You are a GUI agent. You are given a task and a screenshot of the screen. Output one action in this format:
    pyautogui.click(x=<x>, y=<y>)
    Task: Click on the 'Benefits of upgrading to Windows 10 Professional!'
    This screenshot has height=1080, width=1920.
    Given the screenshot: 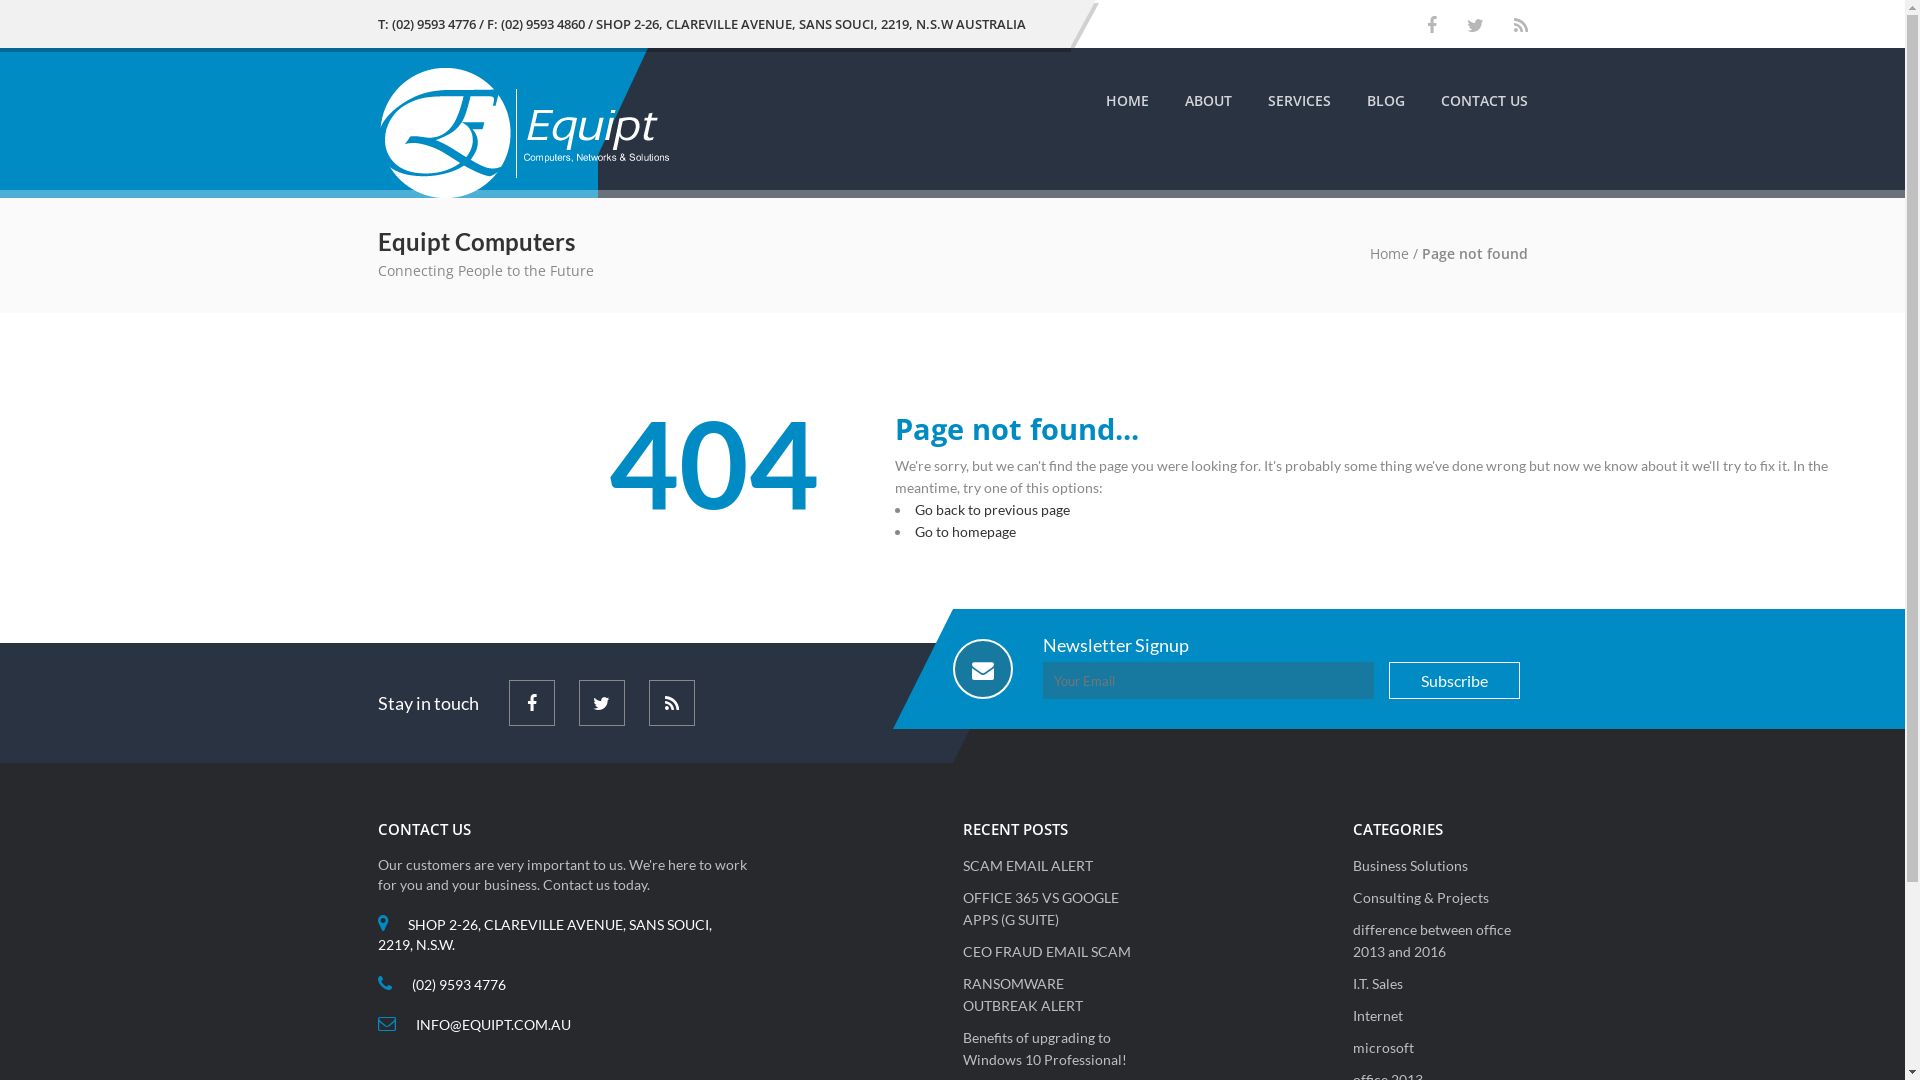 What is the action you would take?
    pyautogui.click(x=961, y=1047)
    